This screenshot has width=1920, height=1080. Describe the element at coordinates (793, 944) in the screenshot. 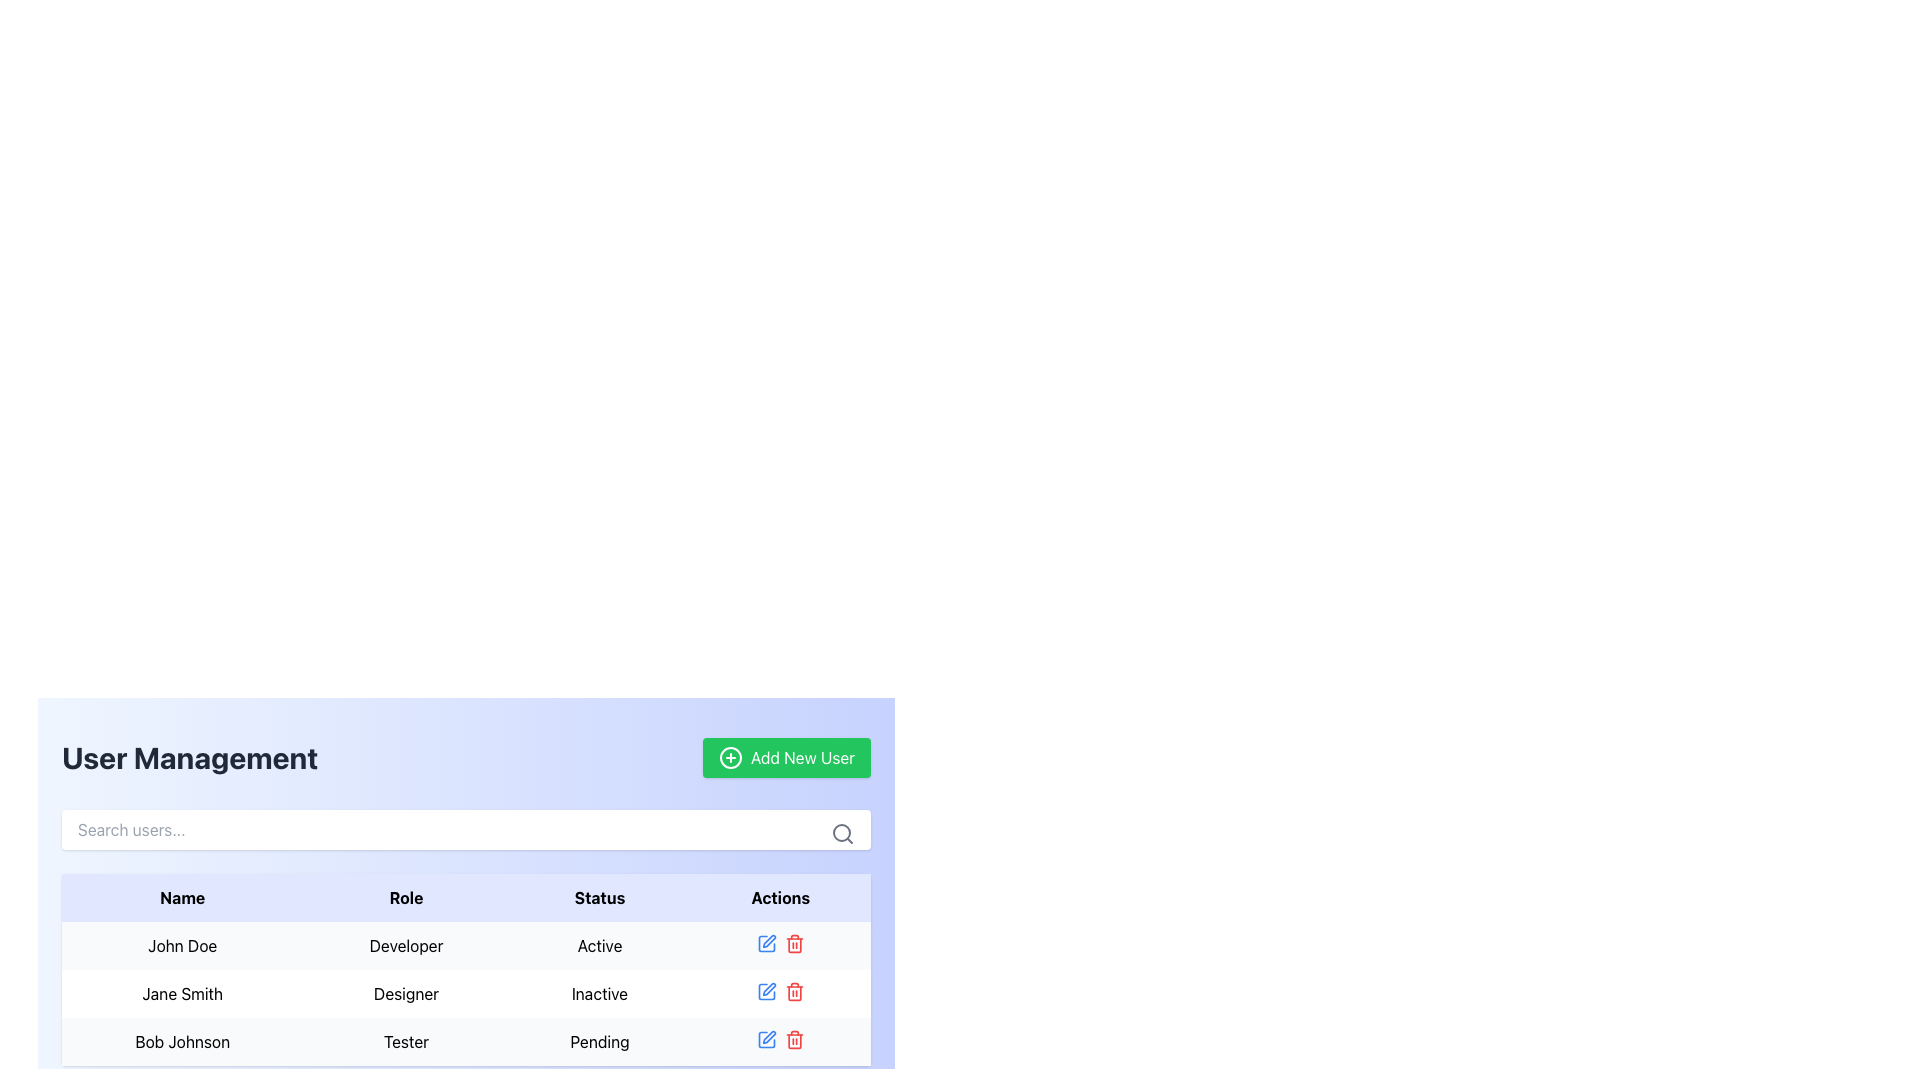

I see `the red trash can icon` at that location.